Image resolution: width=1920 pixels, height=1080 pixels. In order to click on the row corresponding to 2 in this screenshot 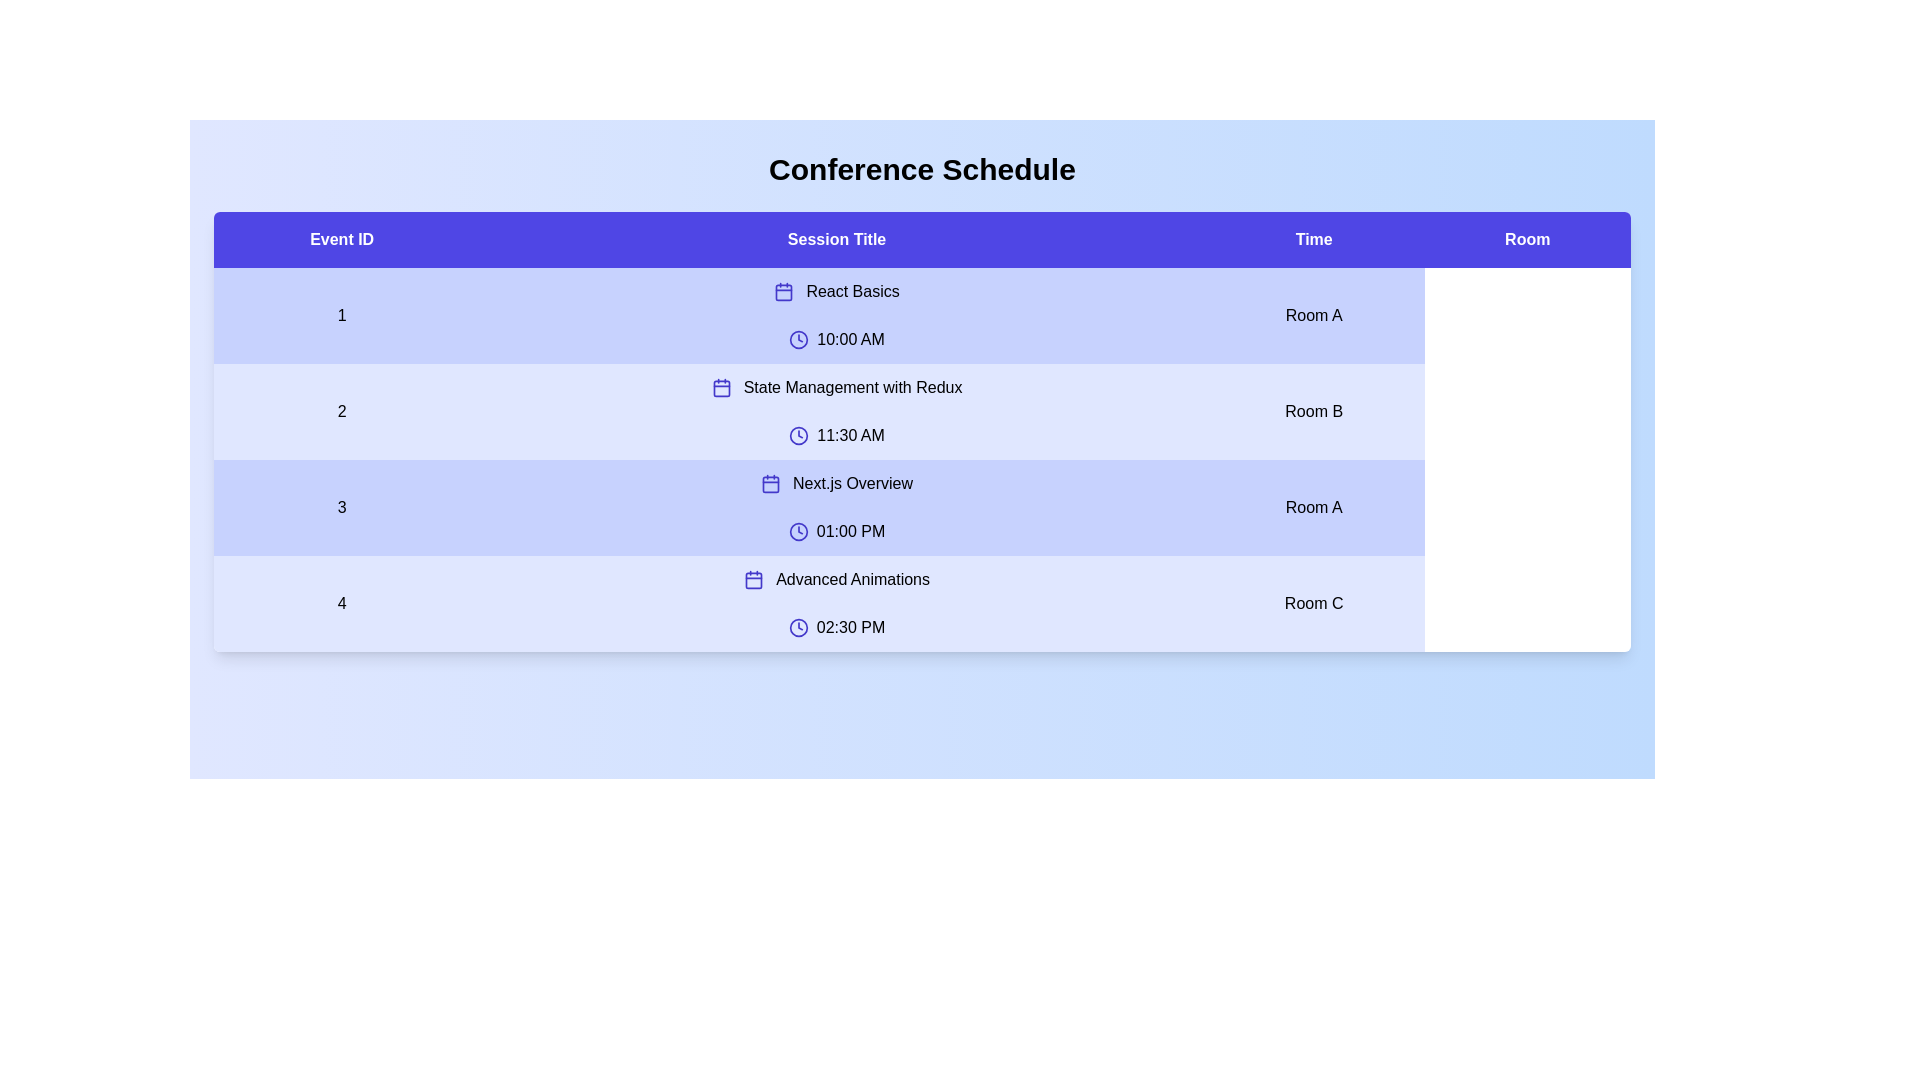, I will do `click(921, 411)`.